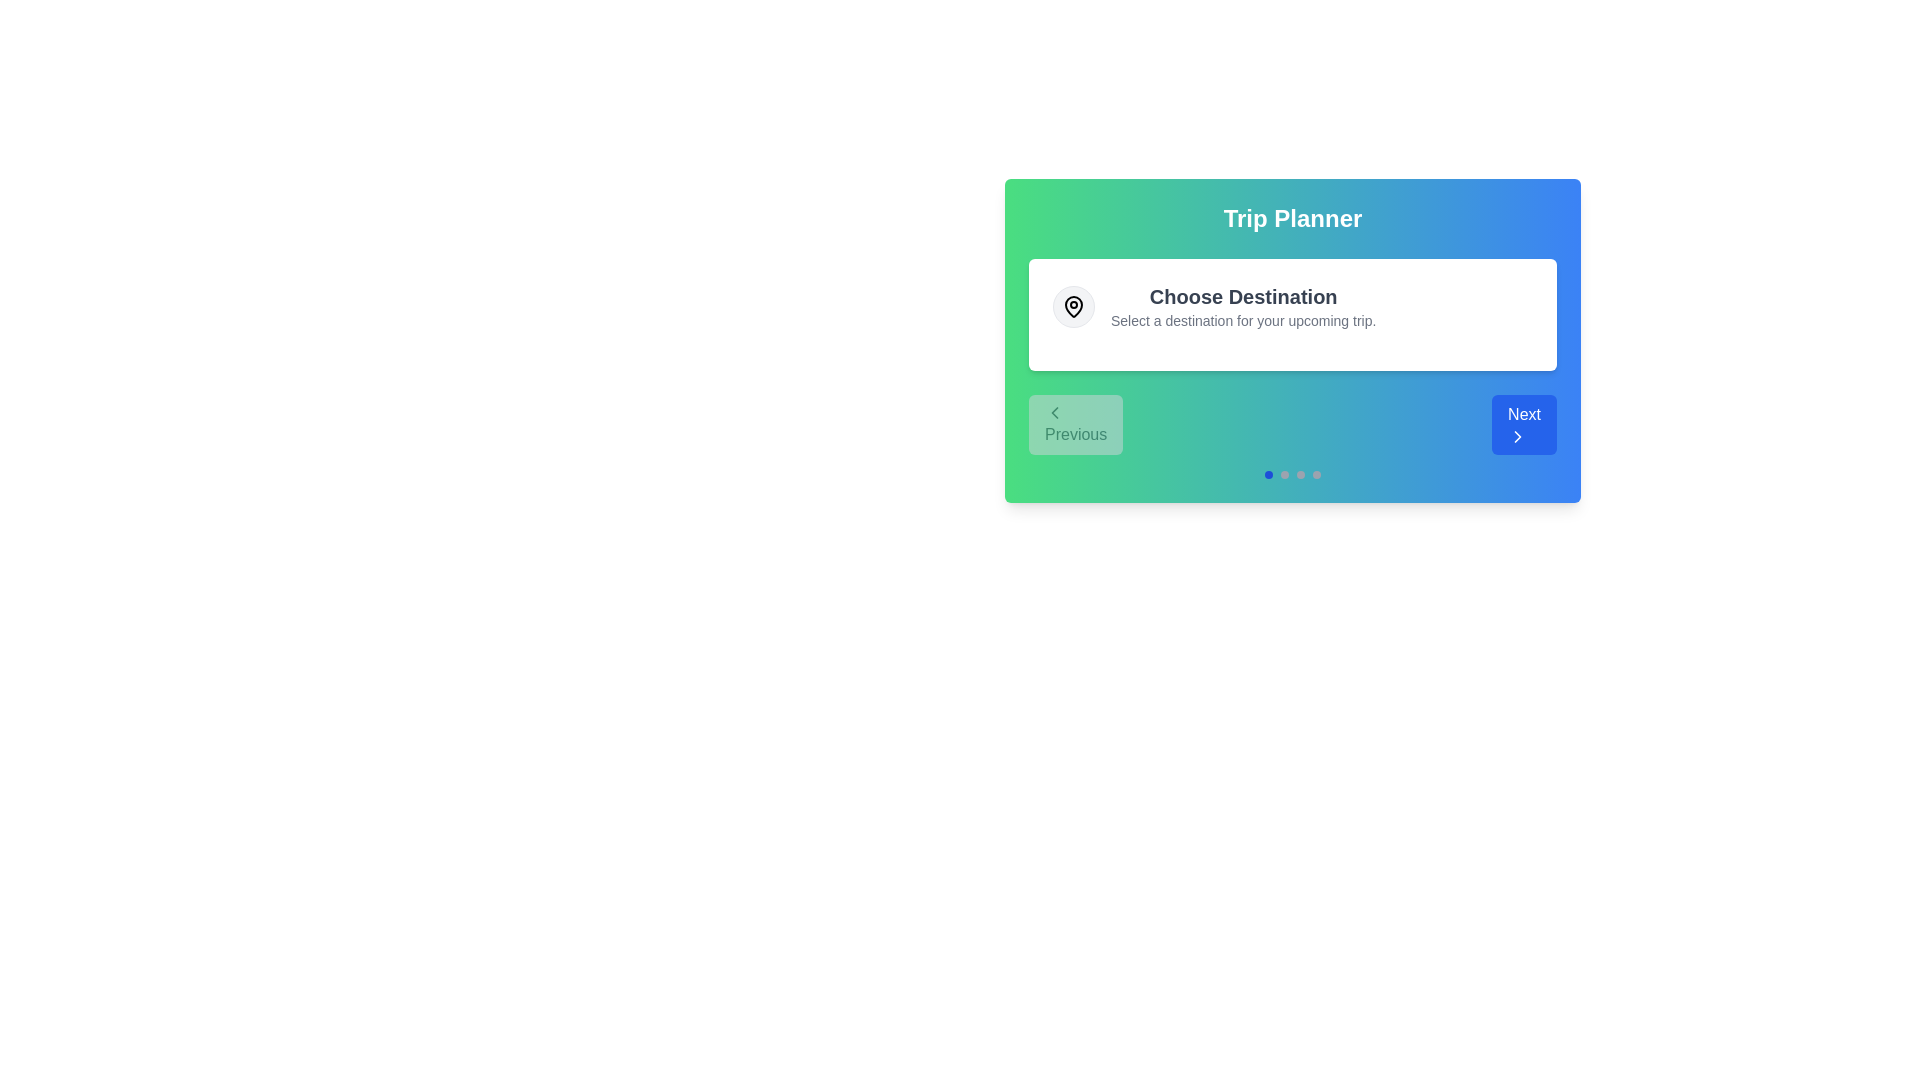  I want to click on the Content Card featuring a gradient background with the title 'Trip Planner' at the top and a secondary title 'Choose Destination' centered within it, so click(1292, 339).